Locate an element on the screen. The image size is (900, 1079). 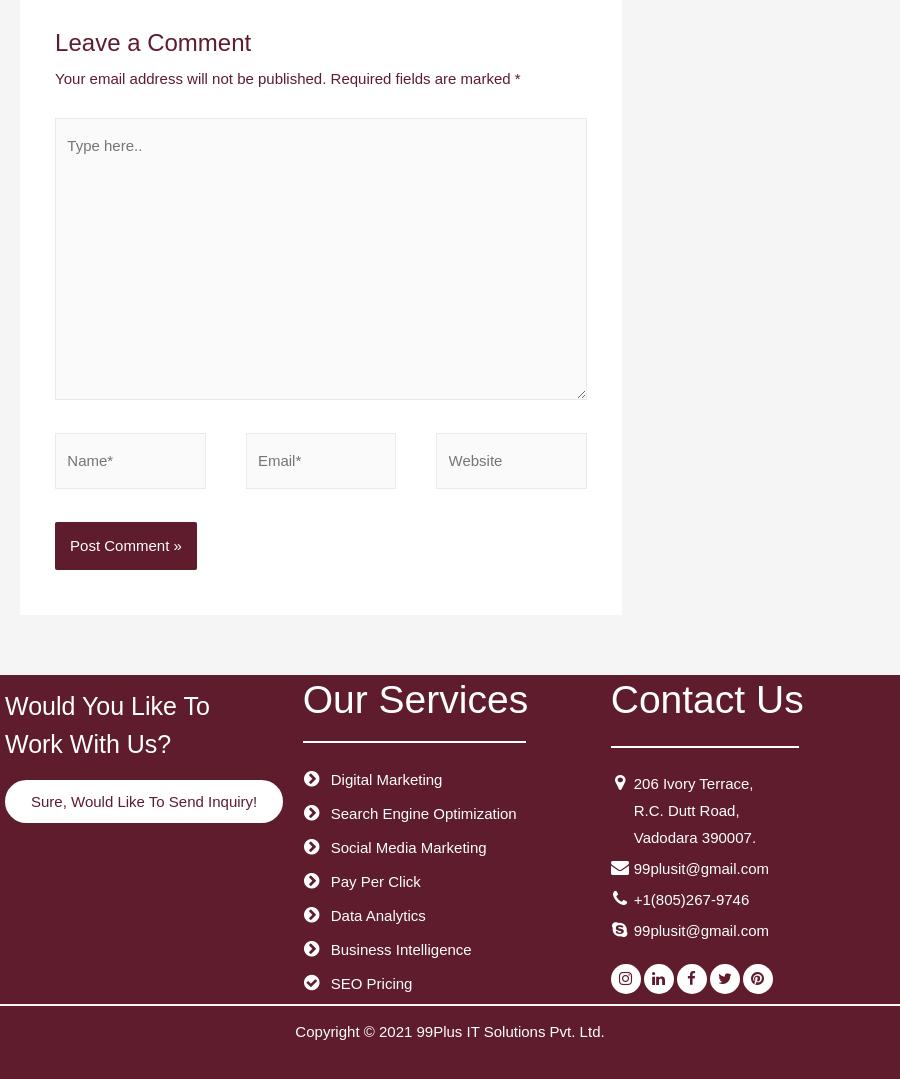
'206 Ivory Terrace,' is located at coordinates (692, 782).